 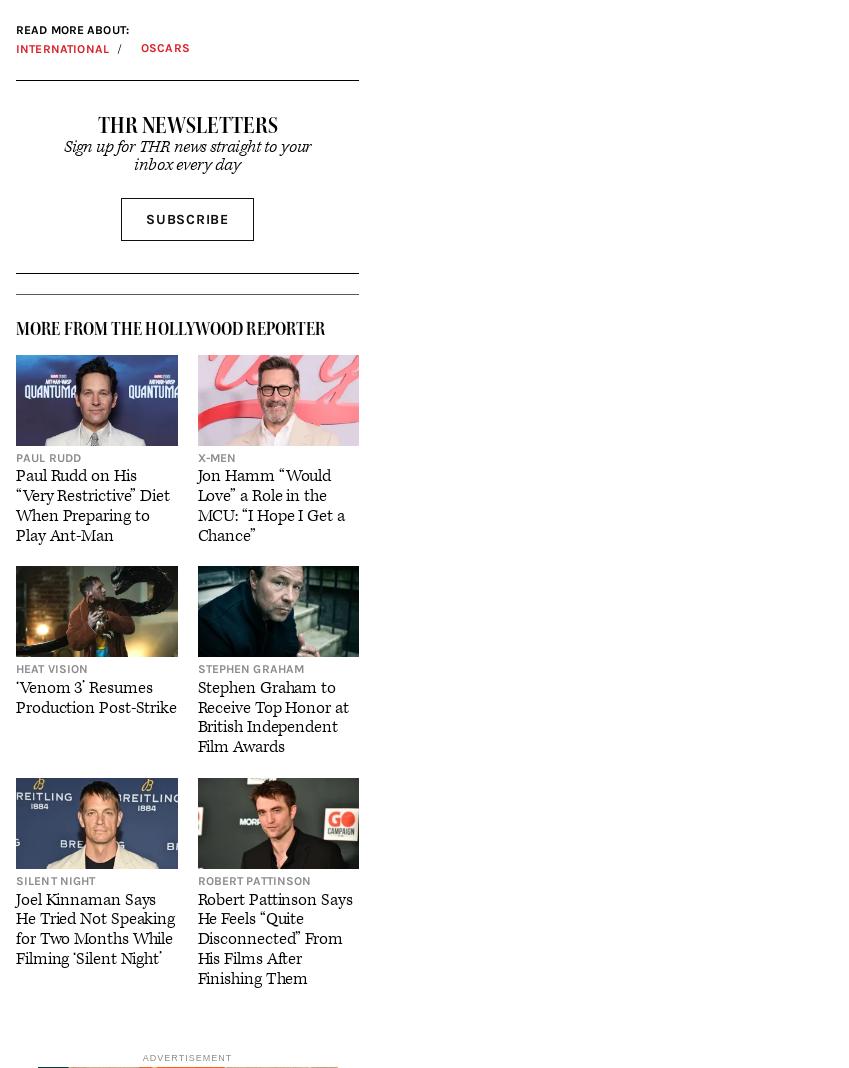 I want to click on 'Robert Pattinson Says He Feels “Quite Disconnected” From His Films After Finishing Them', so click(x=274, y=938).